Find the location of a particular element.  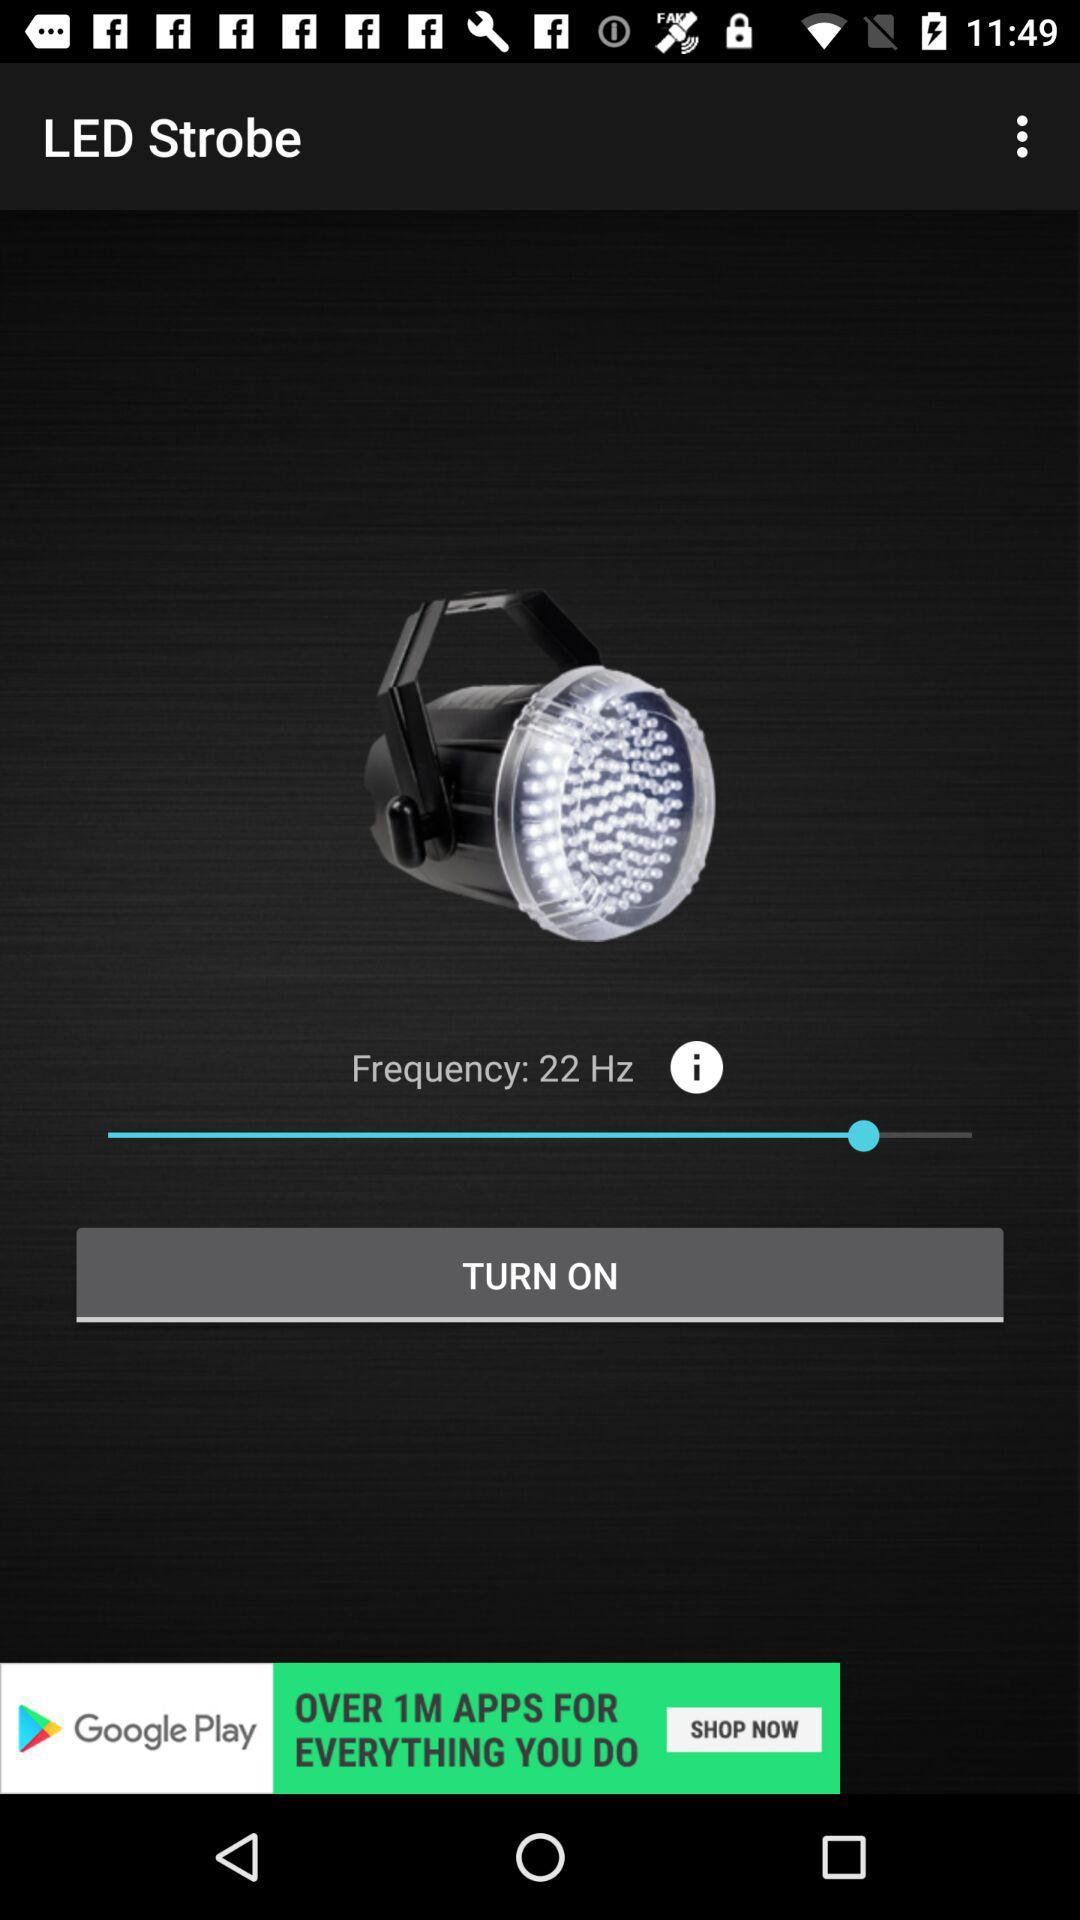

the info icon is located at coordinates (695, 1066).